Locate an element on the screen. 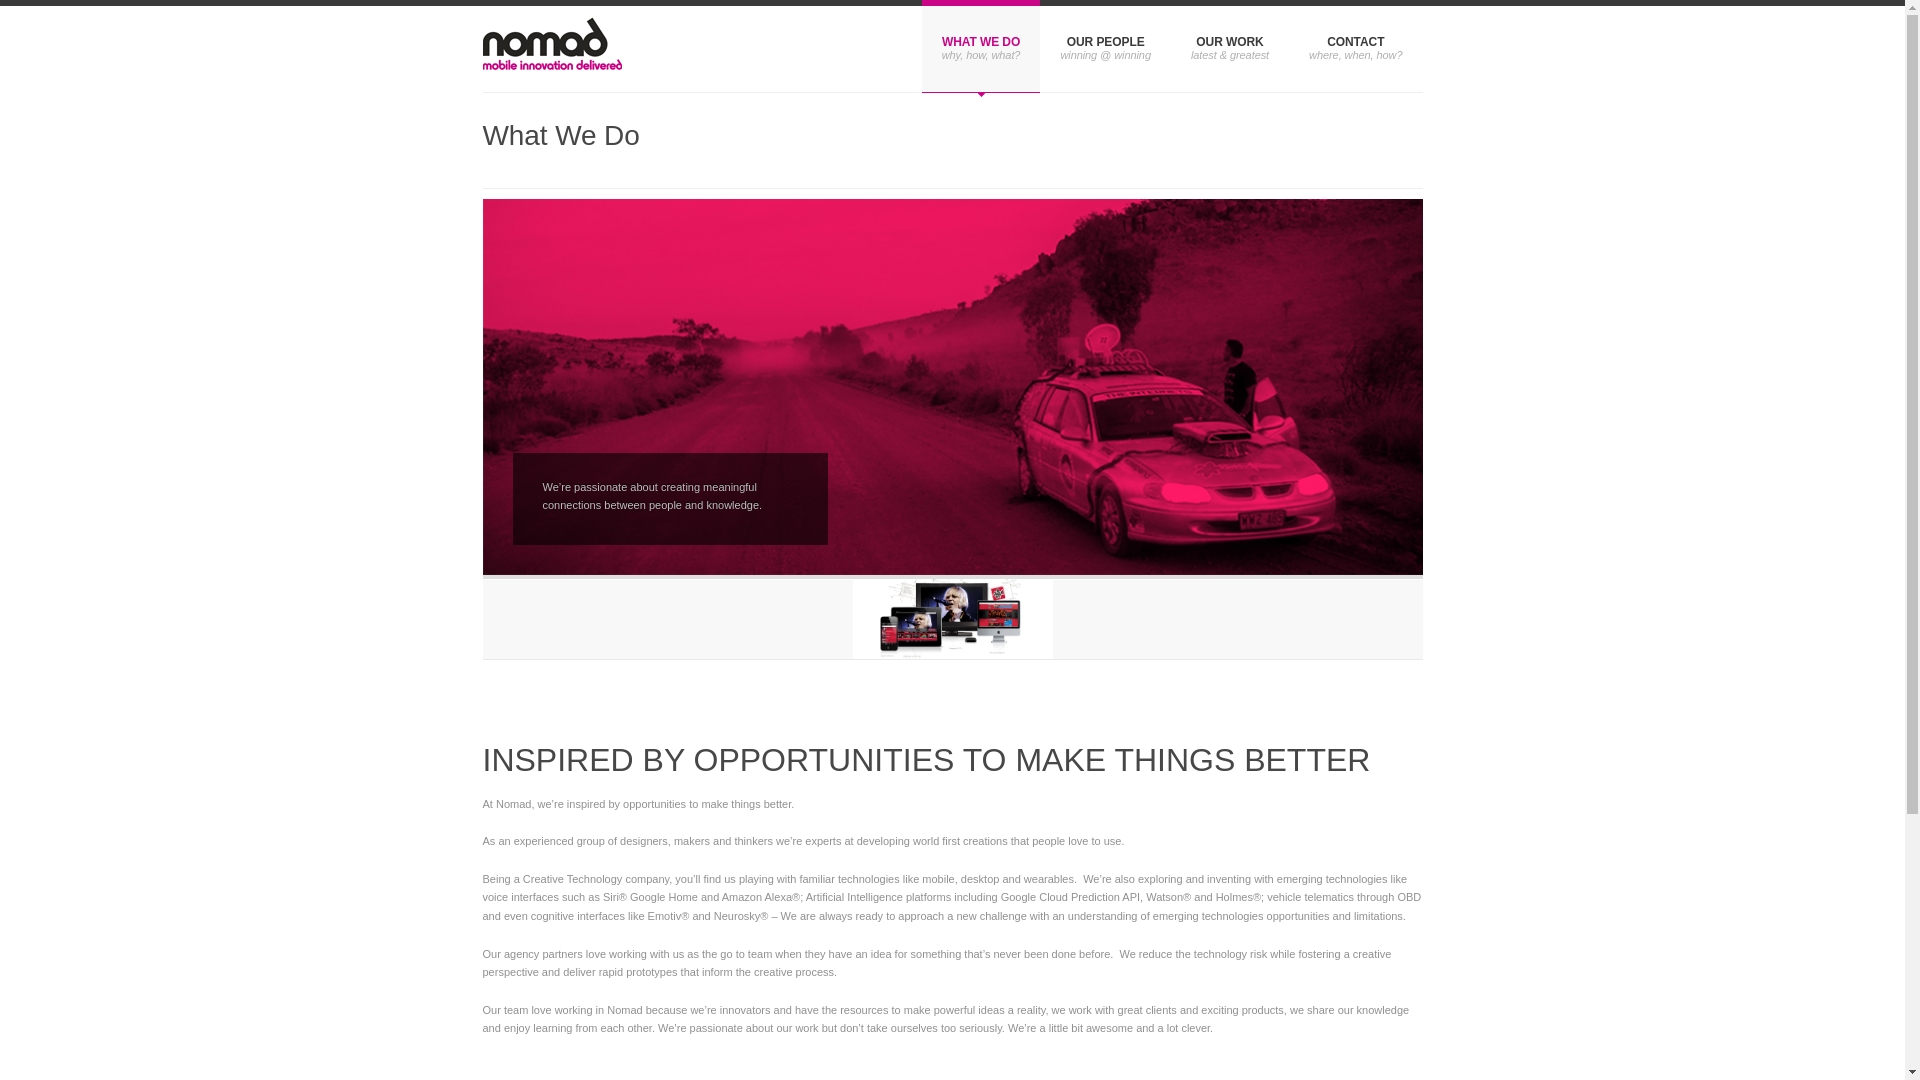 The width and height of the screenshot is (1920, 1080). 'WHAT WE DO' is located at coordinates (981, 45).